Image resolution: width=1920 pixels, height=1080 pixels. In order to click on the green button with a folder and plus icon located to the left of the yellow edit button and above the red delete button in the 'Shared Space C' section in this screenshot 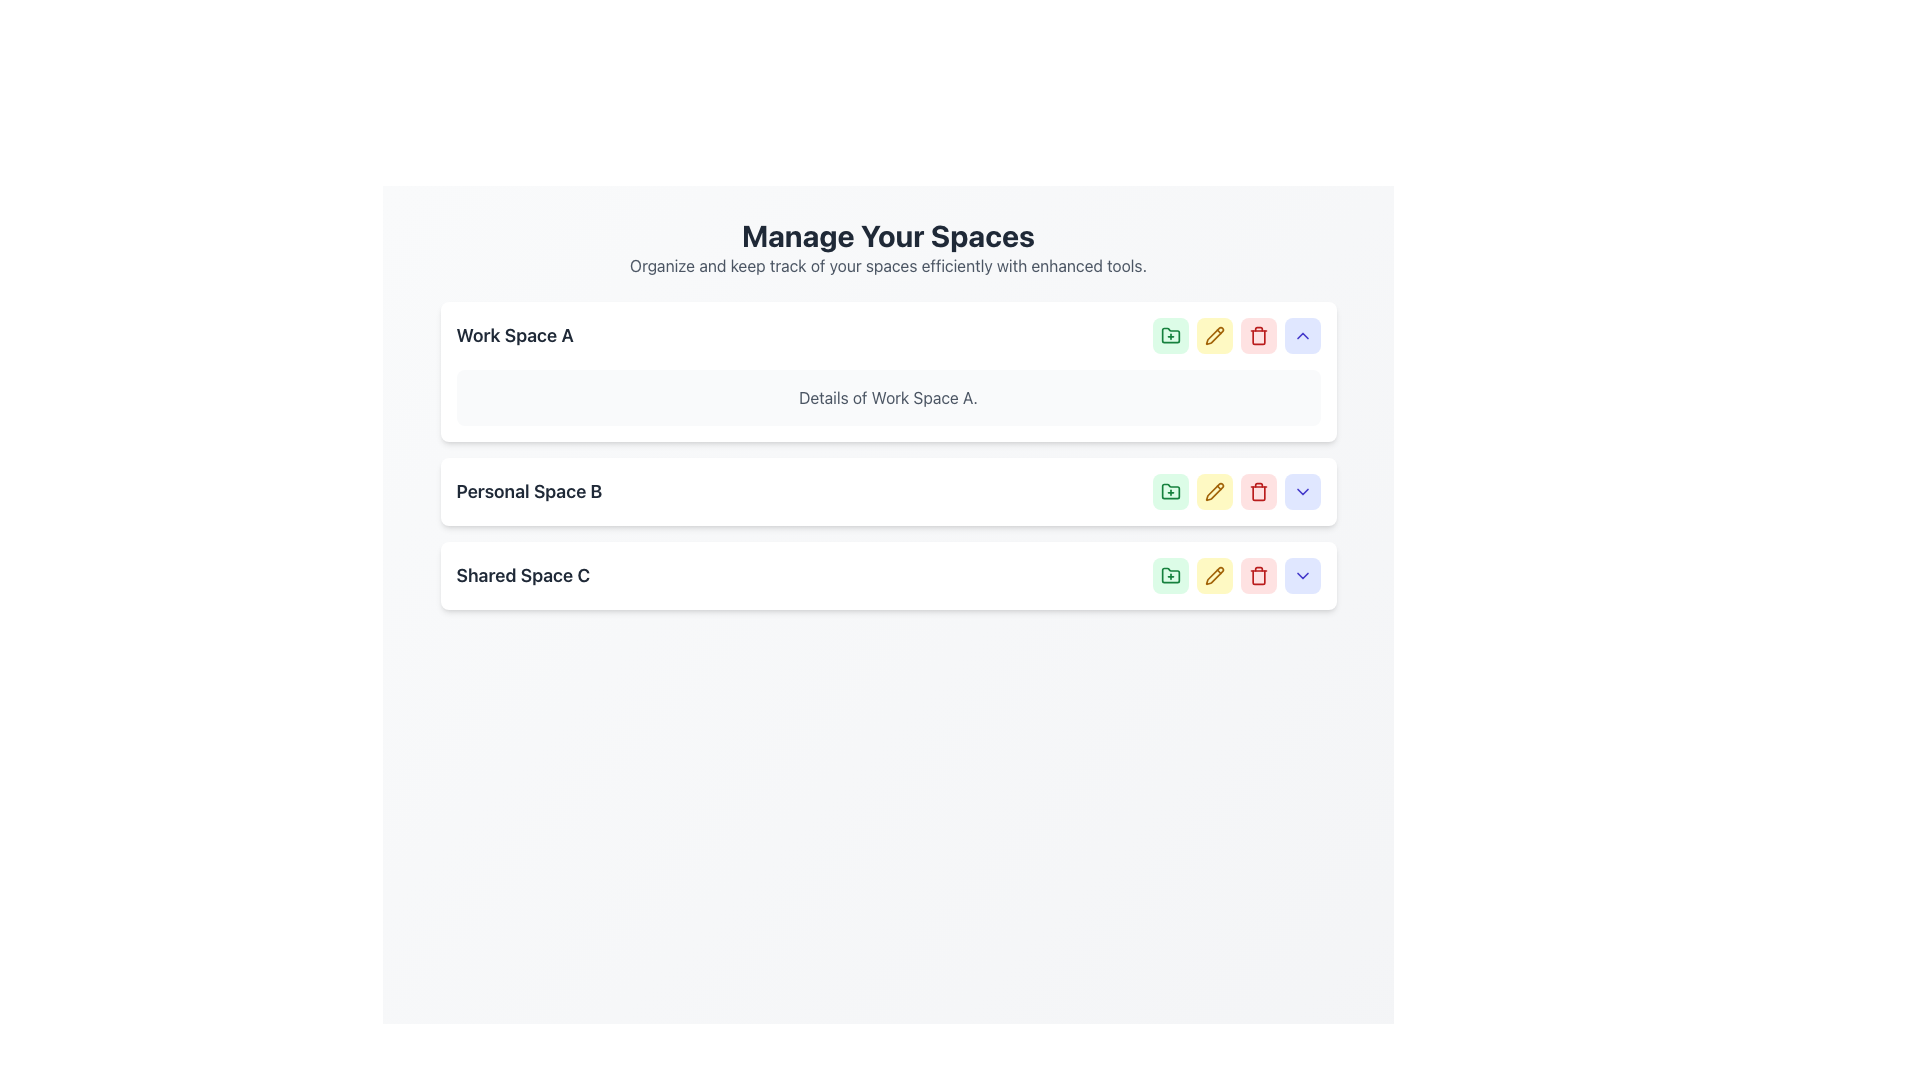, I will do `click(1170, 575)`.